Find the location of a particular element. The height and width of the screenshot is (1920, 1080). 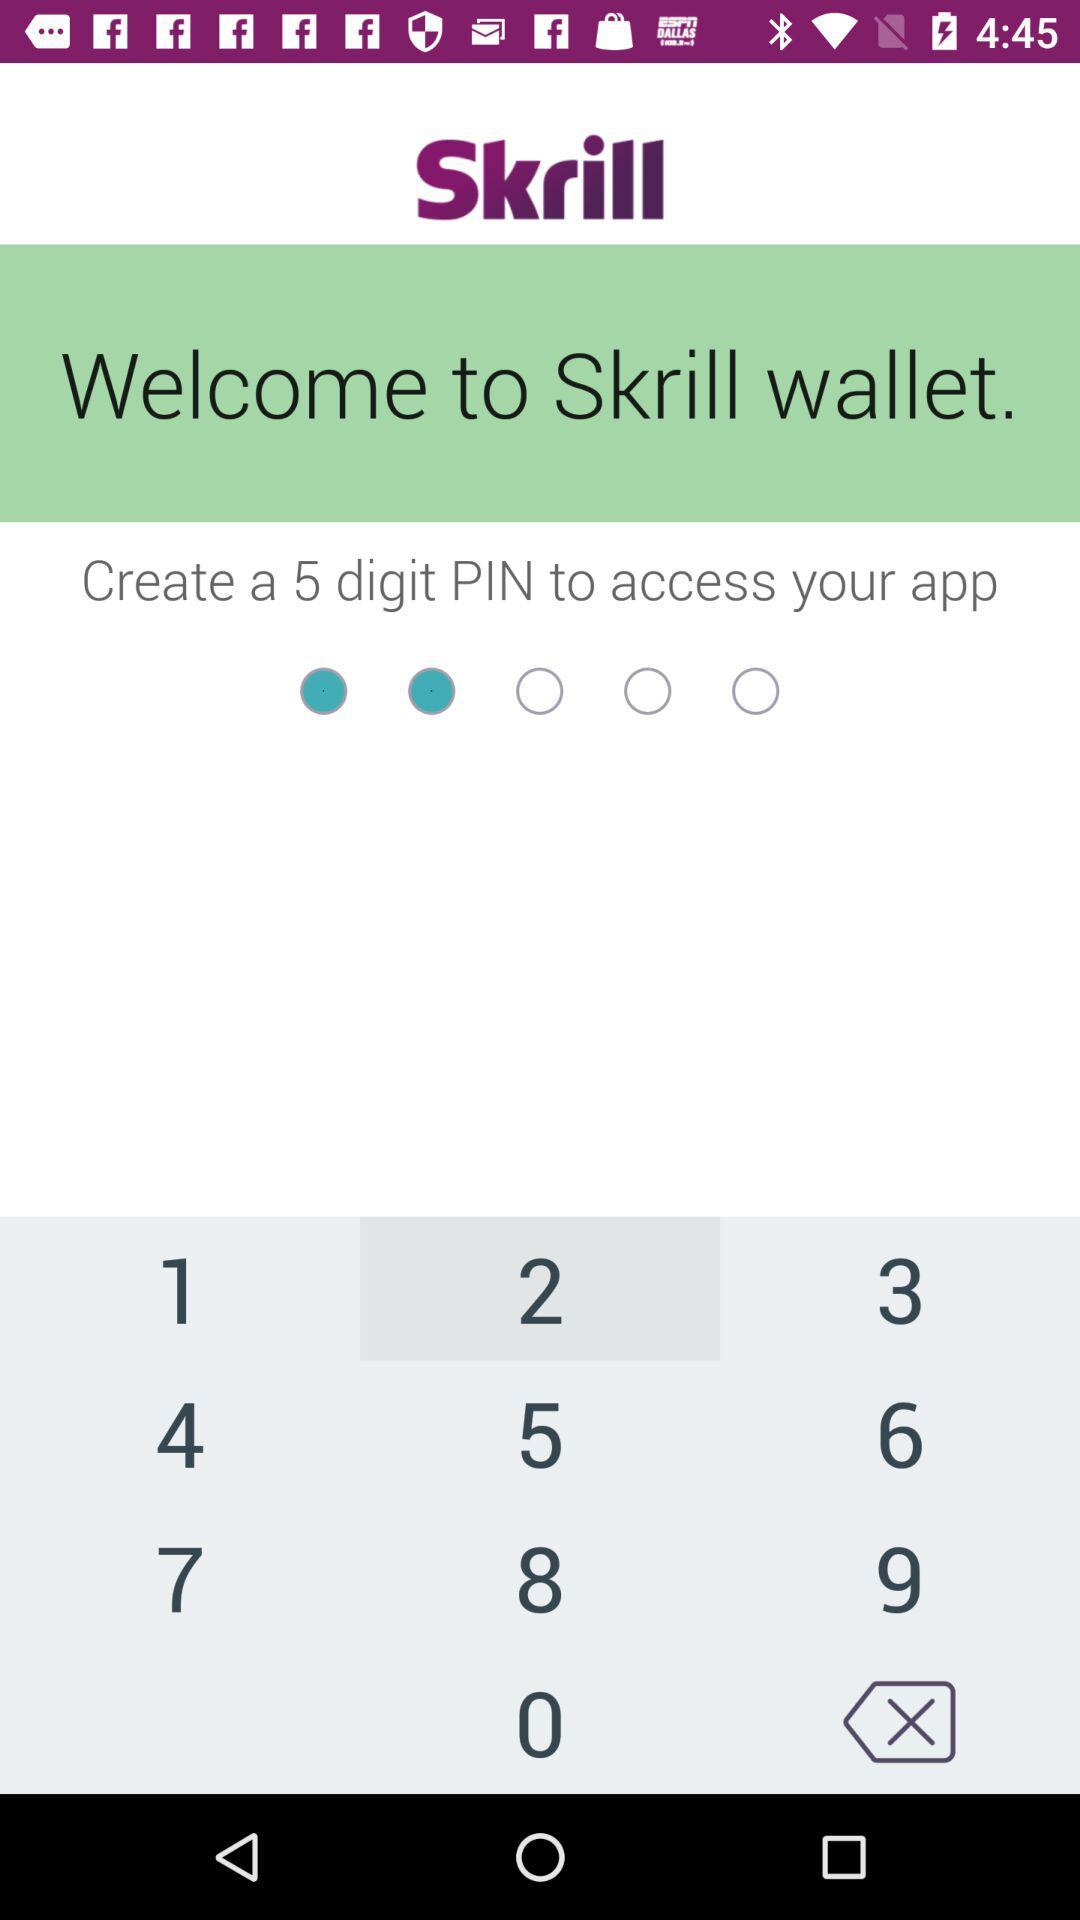

item below the create a 5 item is located at coordinates (540, 729).